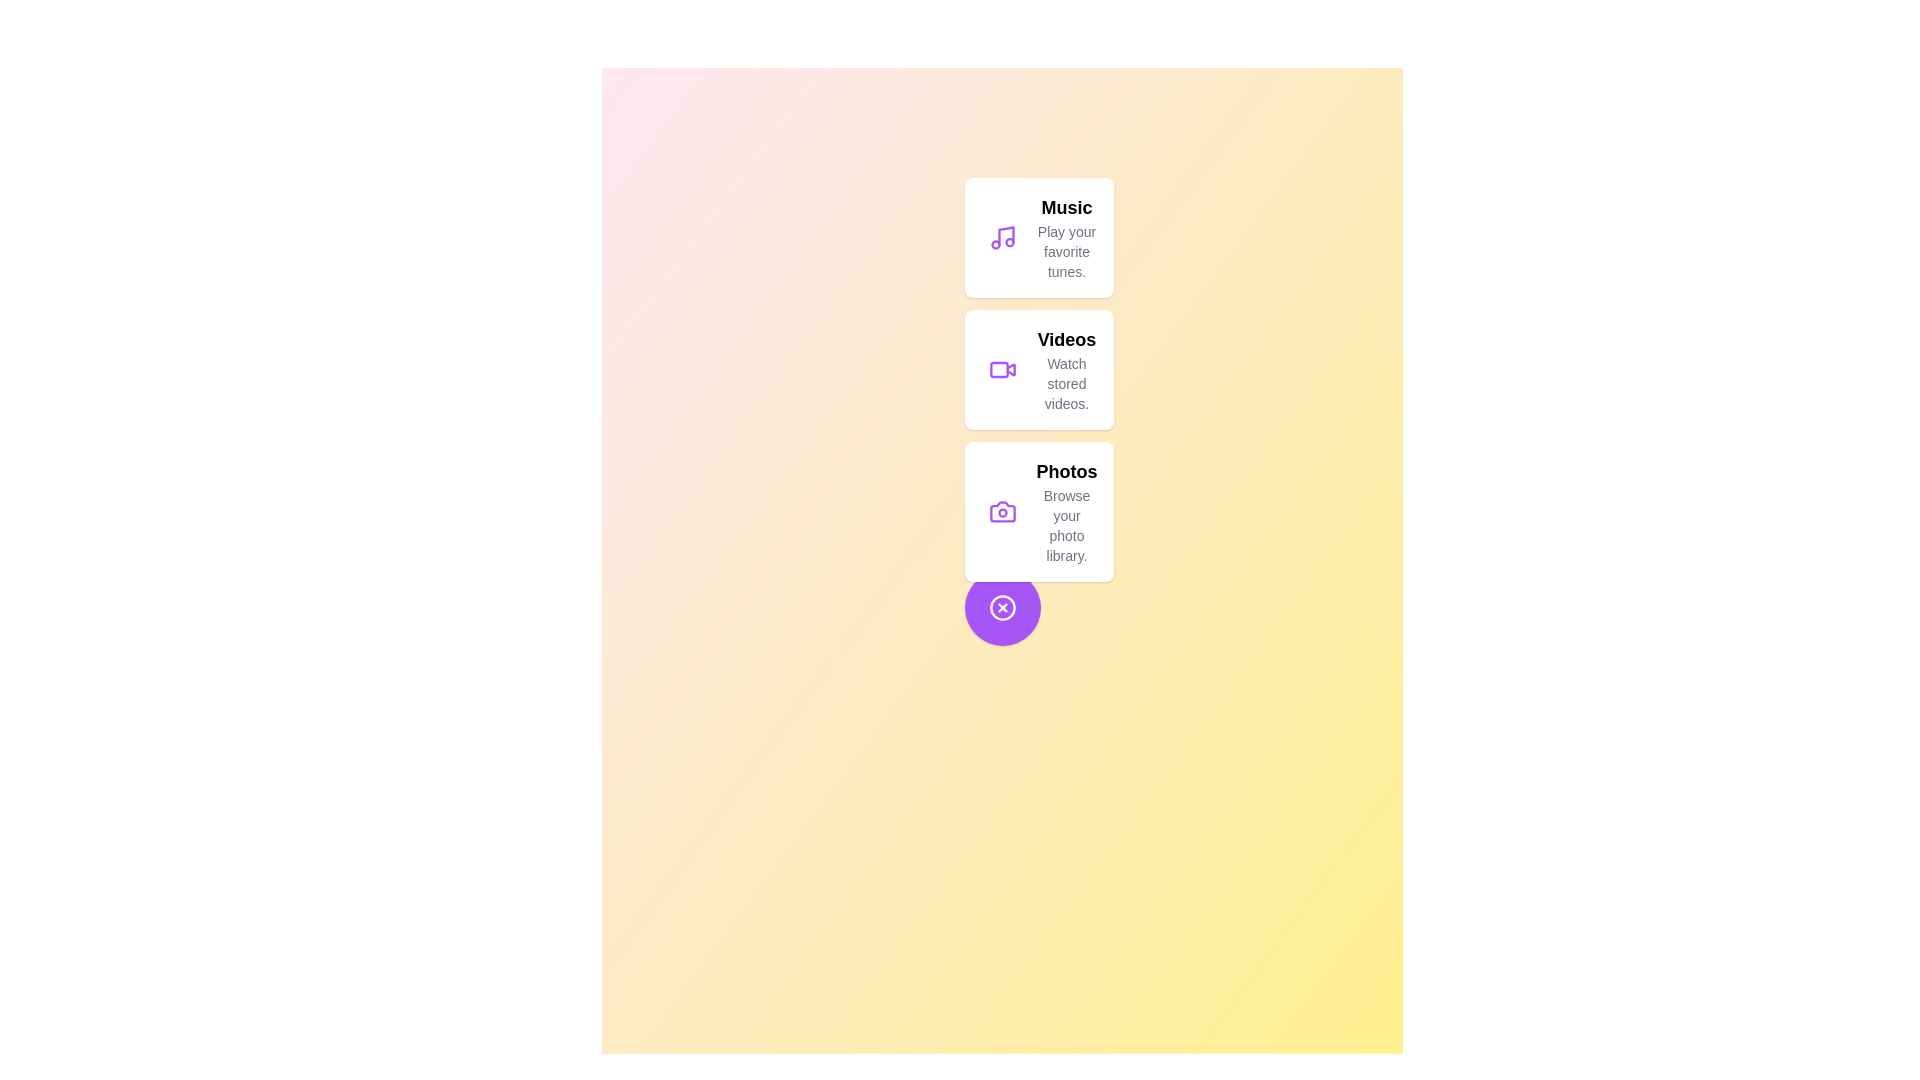 This screenshot has width=1920, height=1080. What do you see at coordinates (1038, 237) in the screenshot?
I see `the menu item labeled 'Music' to highlight it` at bounding box center [1038, 237].